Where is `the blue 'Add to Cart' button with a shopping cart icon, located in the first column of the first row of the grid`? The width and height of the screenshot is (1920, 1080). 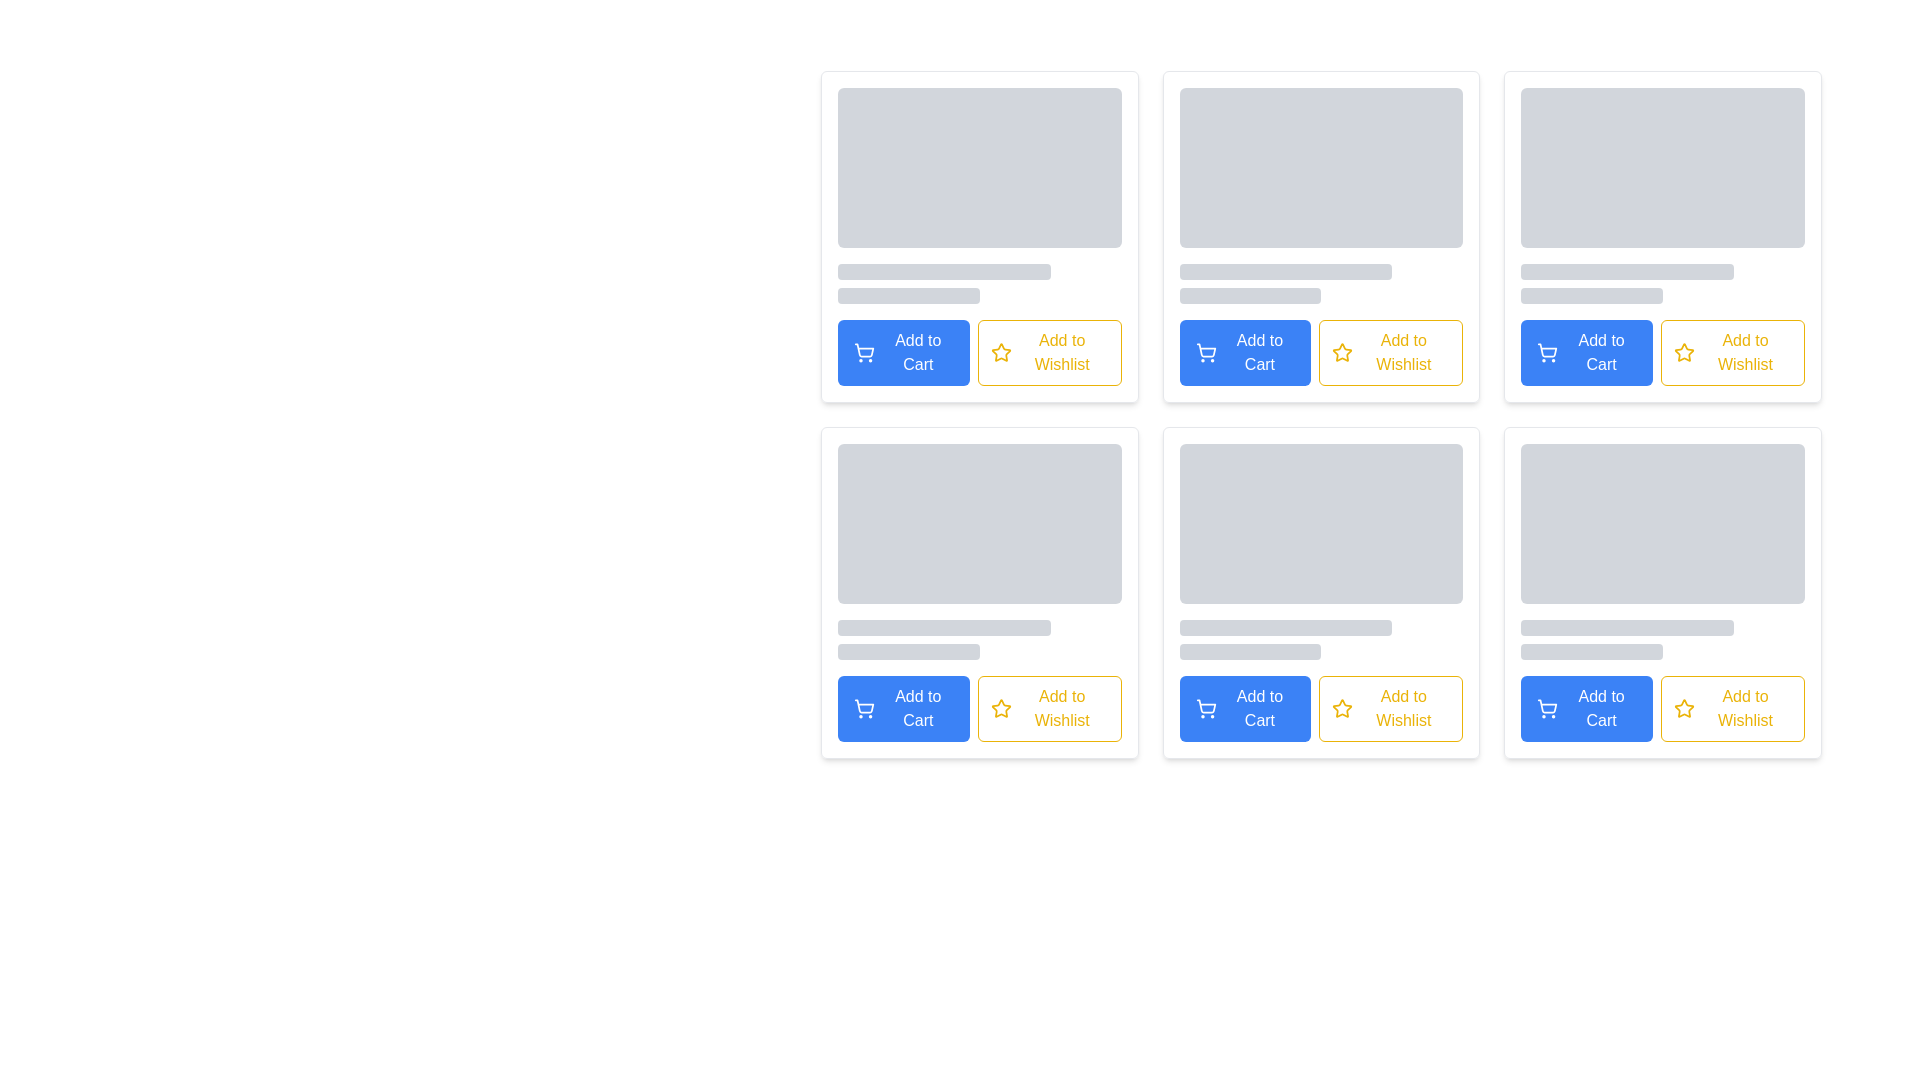
the blue 'Add to Cart' button with a shopping cart icon, located in the first column of the first row of the grid is located at coordinates (1586, 352).